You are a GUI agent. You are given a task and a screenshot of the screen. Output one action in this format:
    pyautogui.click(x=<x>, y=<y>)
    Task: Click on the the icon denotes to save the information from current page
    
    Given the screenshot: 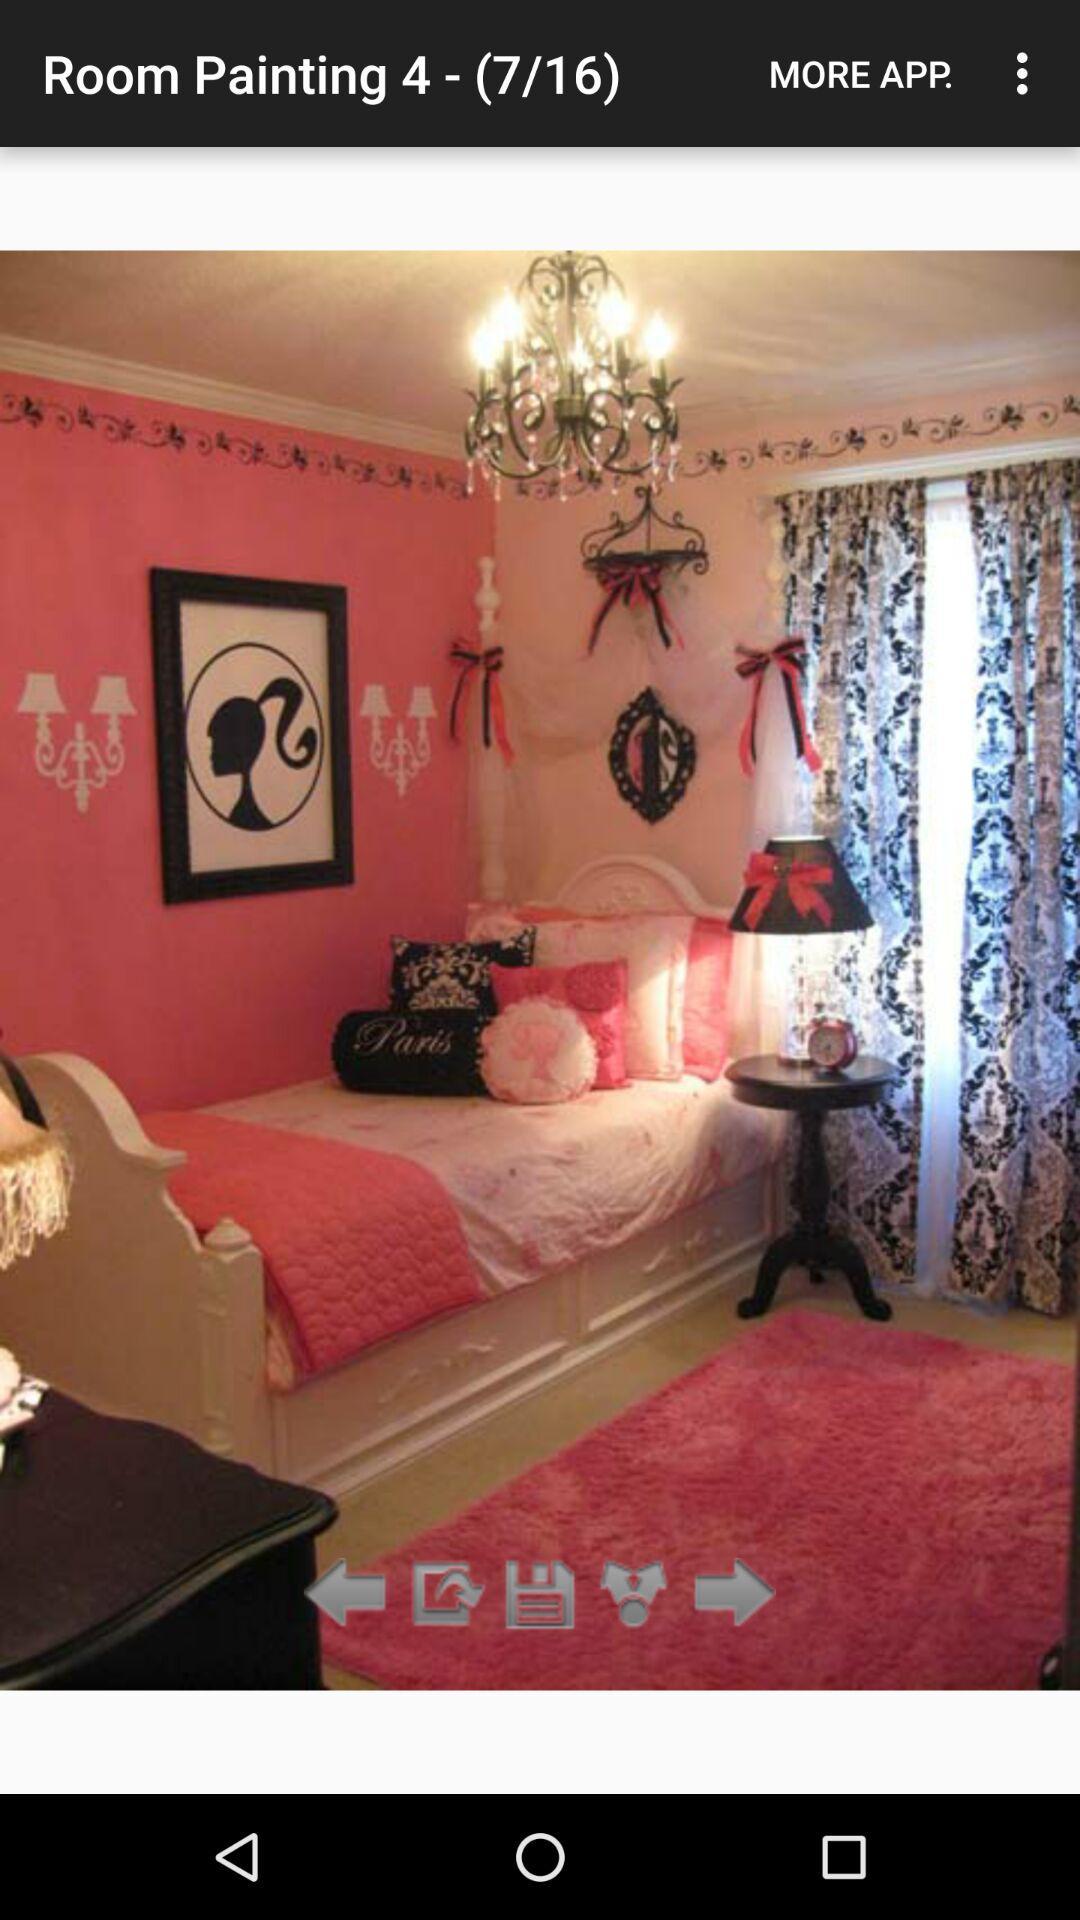 What is the action you would take?
    pyautogui.click(x=540, y=1593)
    